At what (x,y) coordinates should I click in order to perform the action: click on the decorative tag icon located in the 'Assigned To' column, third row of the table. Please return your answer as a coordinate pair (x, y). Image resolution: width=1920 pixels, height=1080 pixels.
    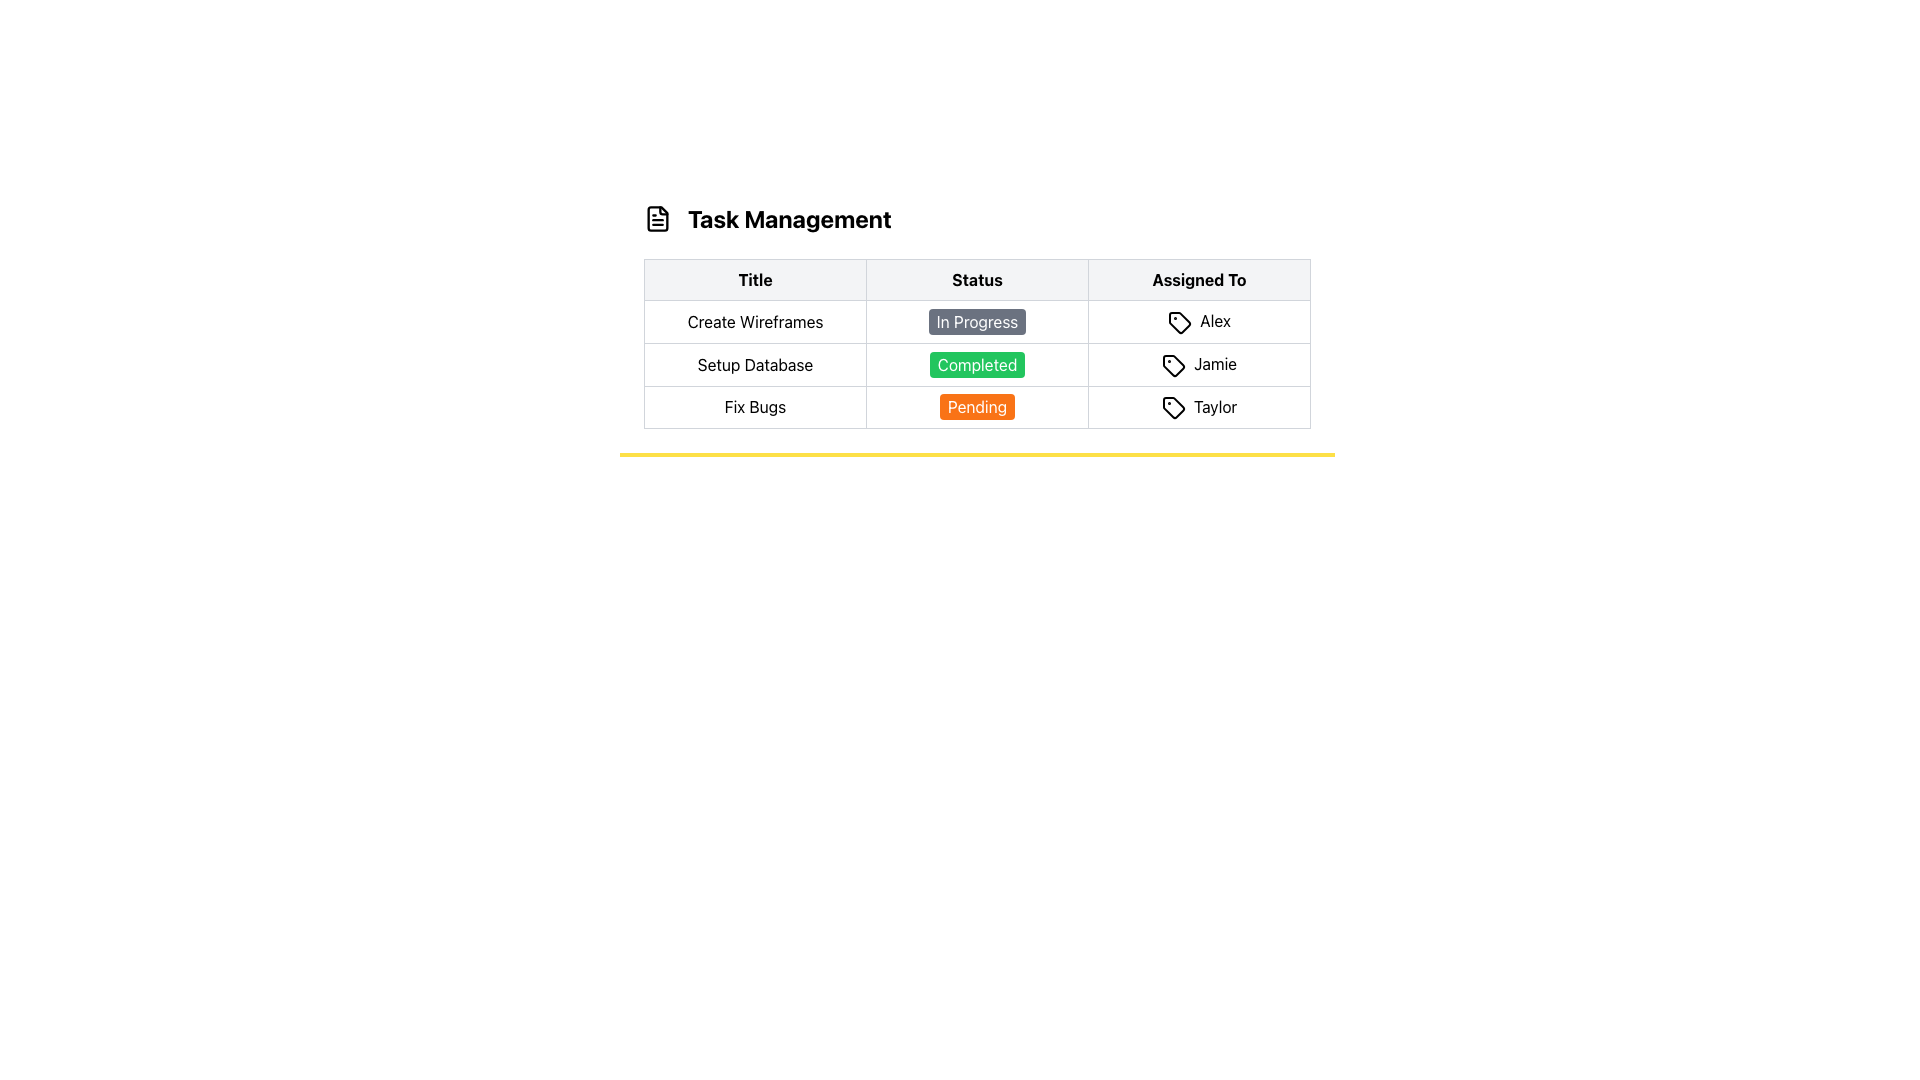
    Looking at the image, I should click on (1173, 365).